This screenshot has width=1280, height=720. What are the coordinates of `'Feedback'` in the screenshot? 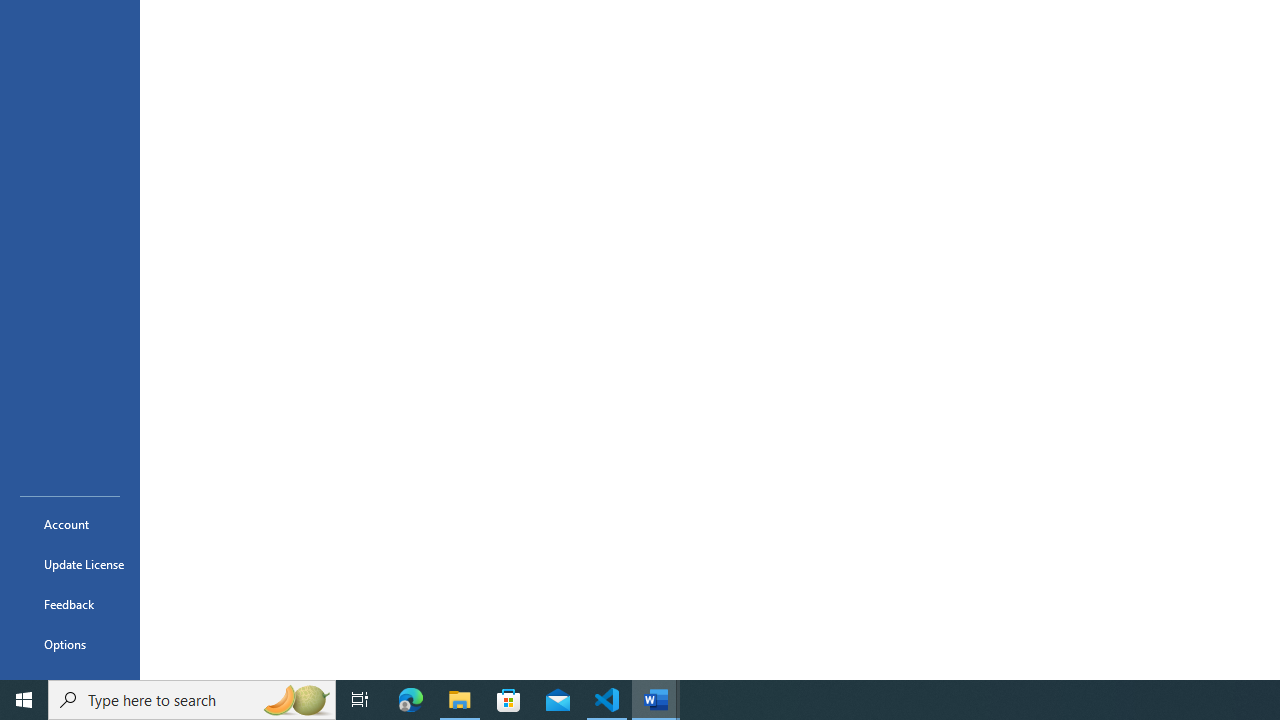 It's located at (69, 603).